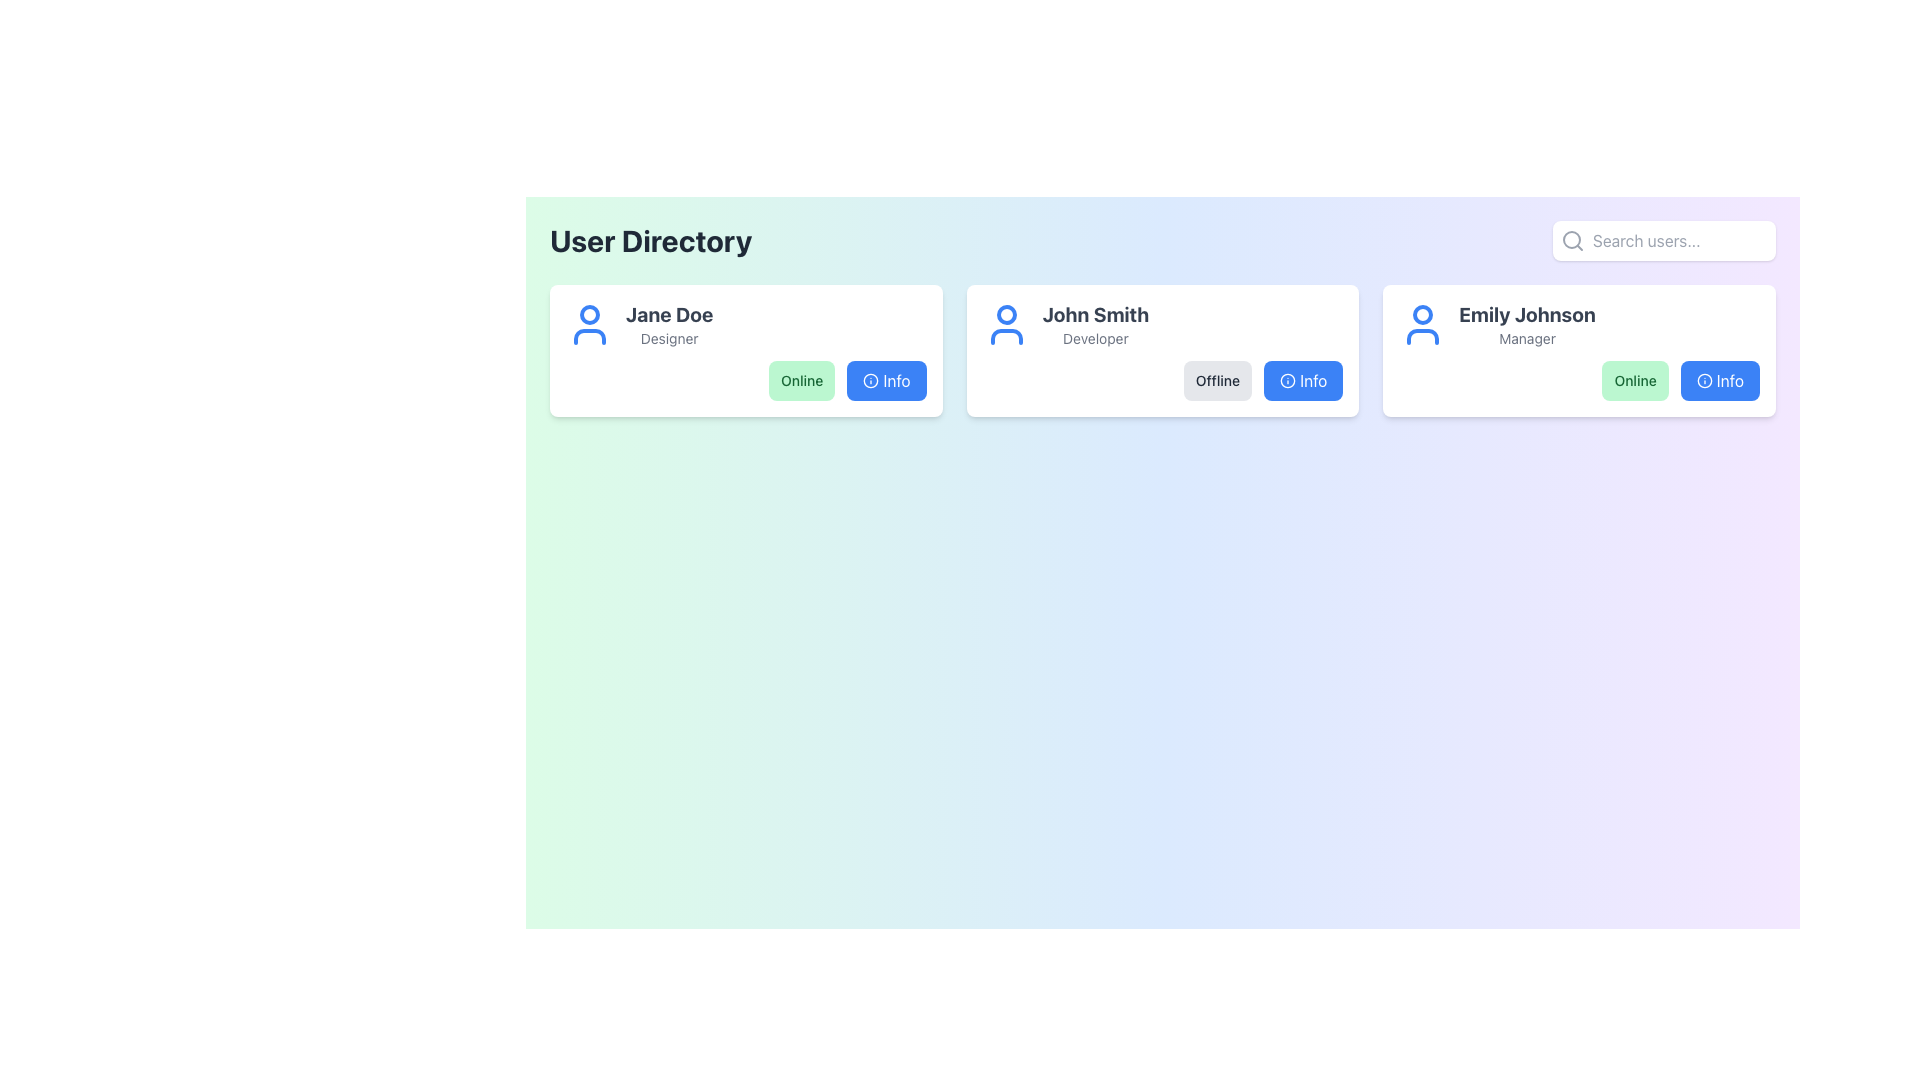 The height and width of the screenshot is (1080, 1920). Describe the element at coordinates (1526, 323) in the screenshot. I see `text displayed in the Text Display element, which shows 'Emily Johnson' and 'Manager' in the upper-right area of the user directory card` at that location.